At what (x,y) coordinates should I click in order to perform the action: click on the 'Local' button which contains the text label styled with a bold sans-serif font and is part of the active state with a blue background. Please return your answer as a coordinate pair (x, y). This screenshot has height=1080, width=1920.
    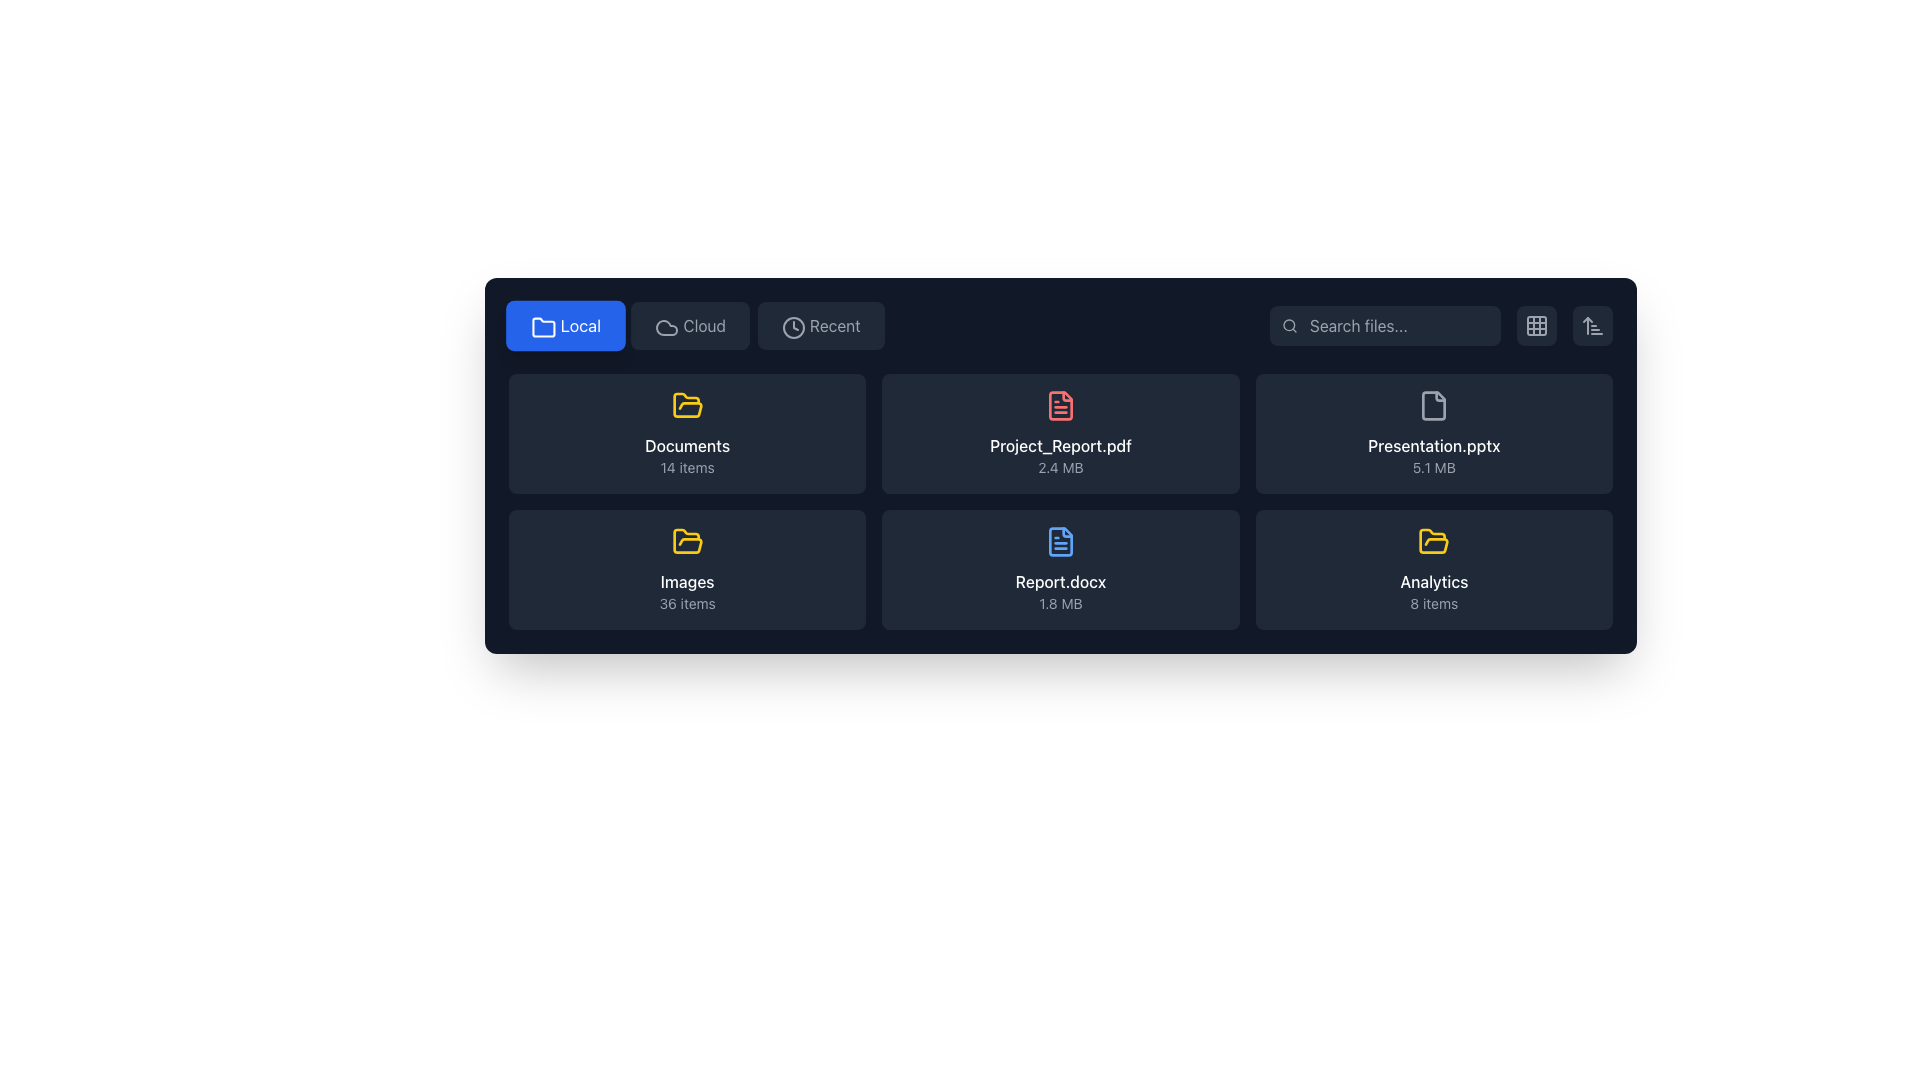
    Looking at the image, I should click on (579, 325).